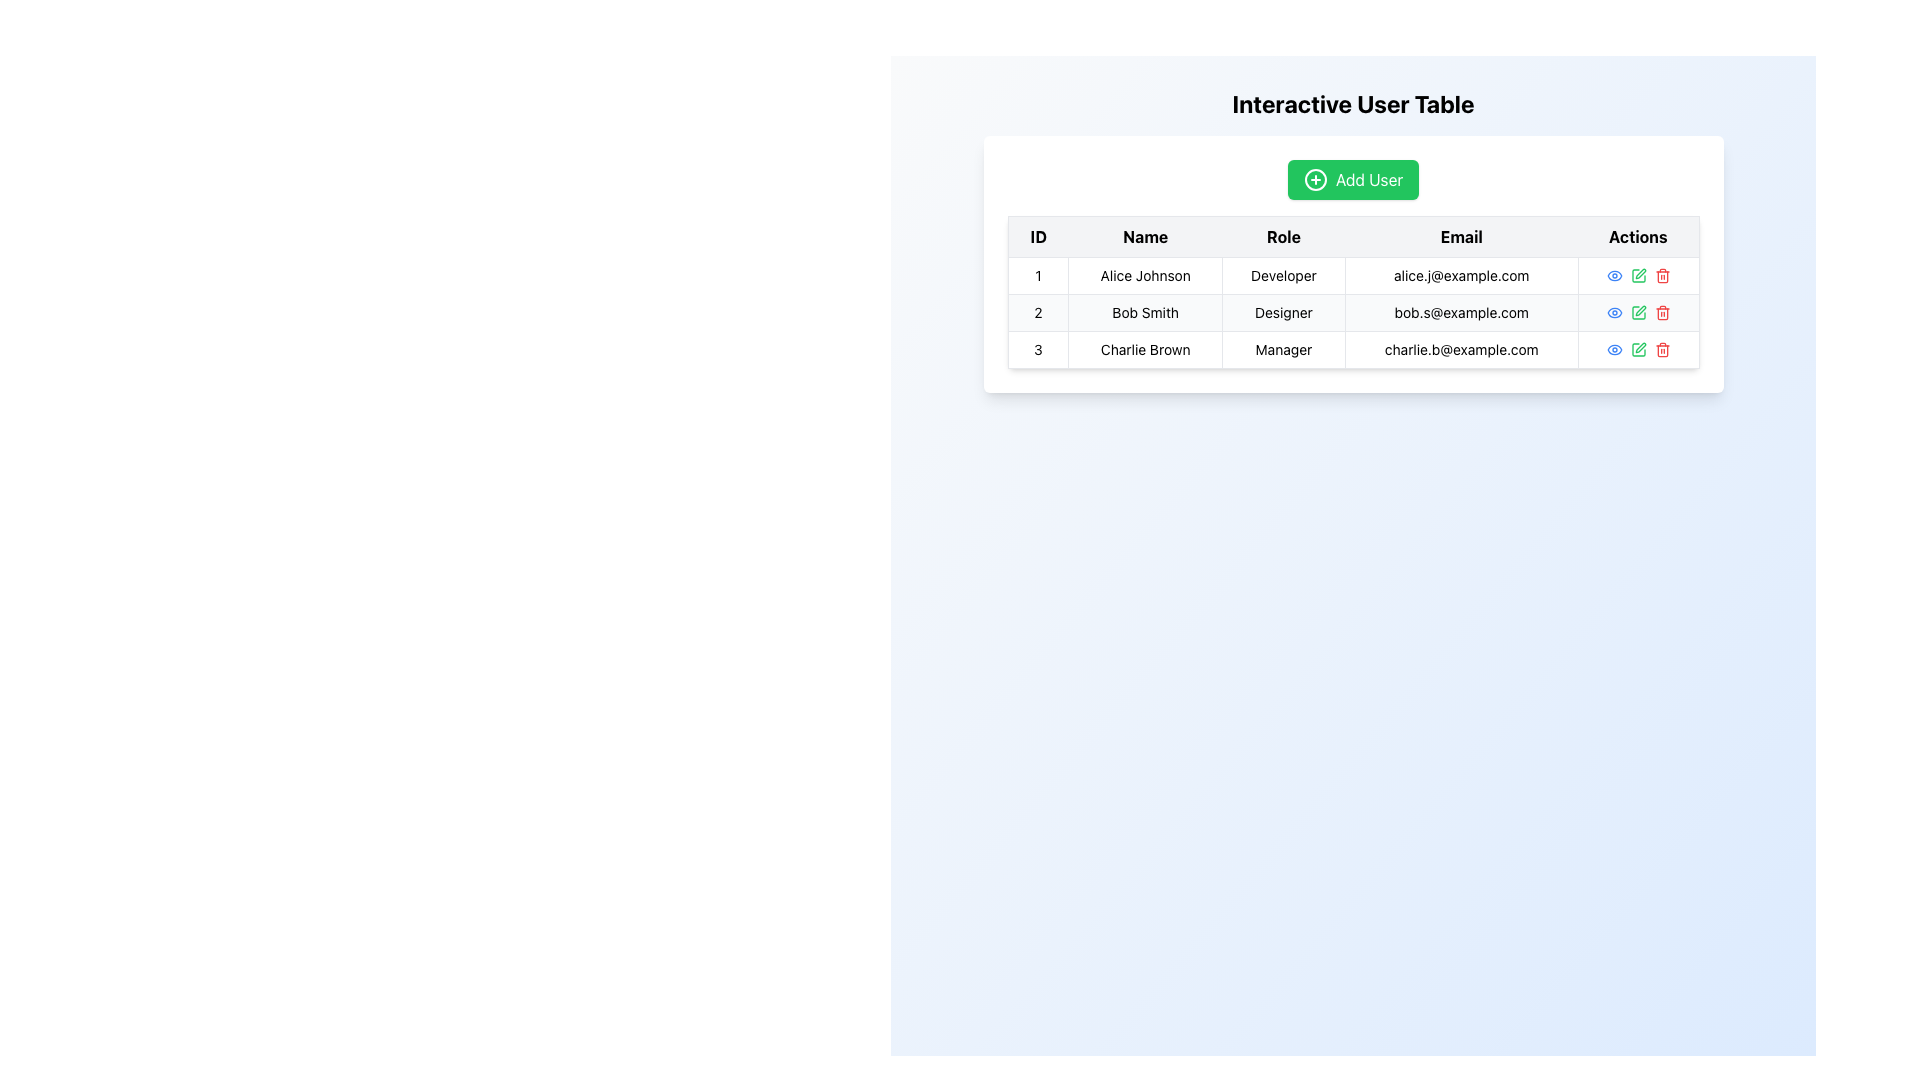 This screenshot has width=1920, height=1080. Describe the element at coordinates (1662, 349) in the screenshot. I see `the delete button icon in the third row of the 'Actions' column associated with the user 'Charlie Brown'` at that location.